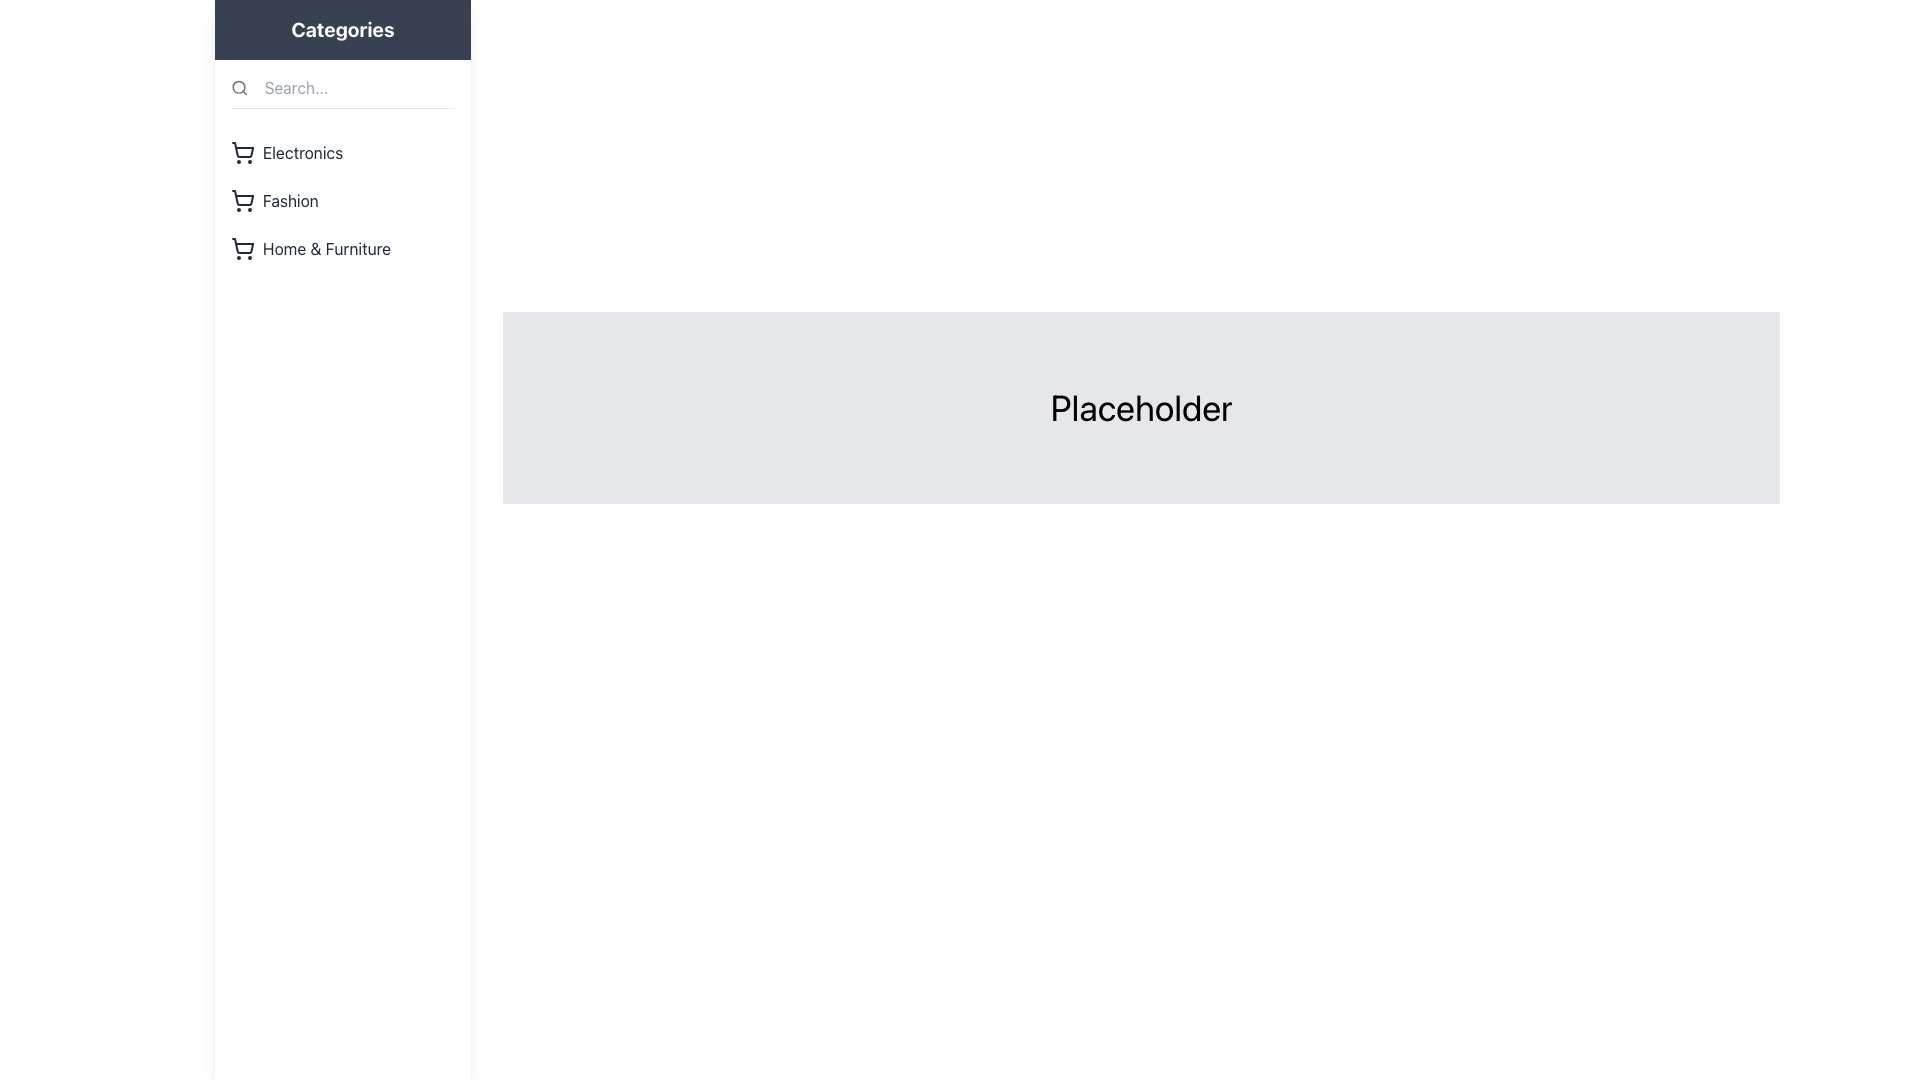  Describe the element at coordinates (342, 30) in the screenshot. I see `the bold text label reading 'Categories' located at the upper center of the sidebar` at that location.